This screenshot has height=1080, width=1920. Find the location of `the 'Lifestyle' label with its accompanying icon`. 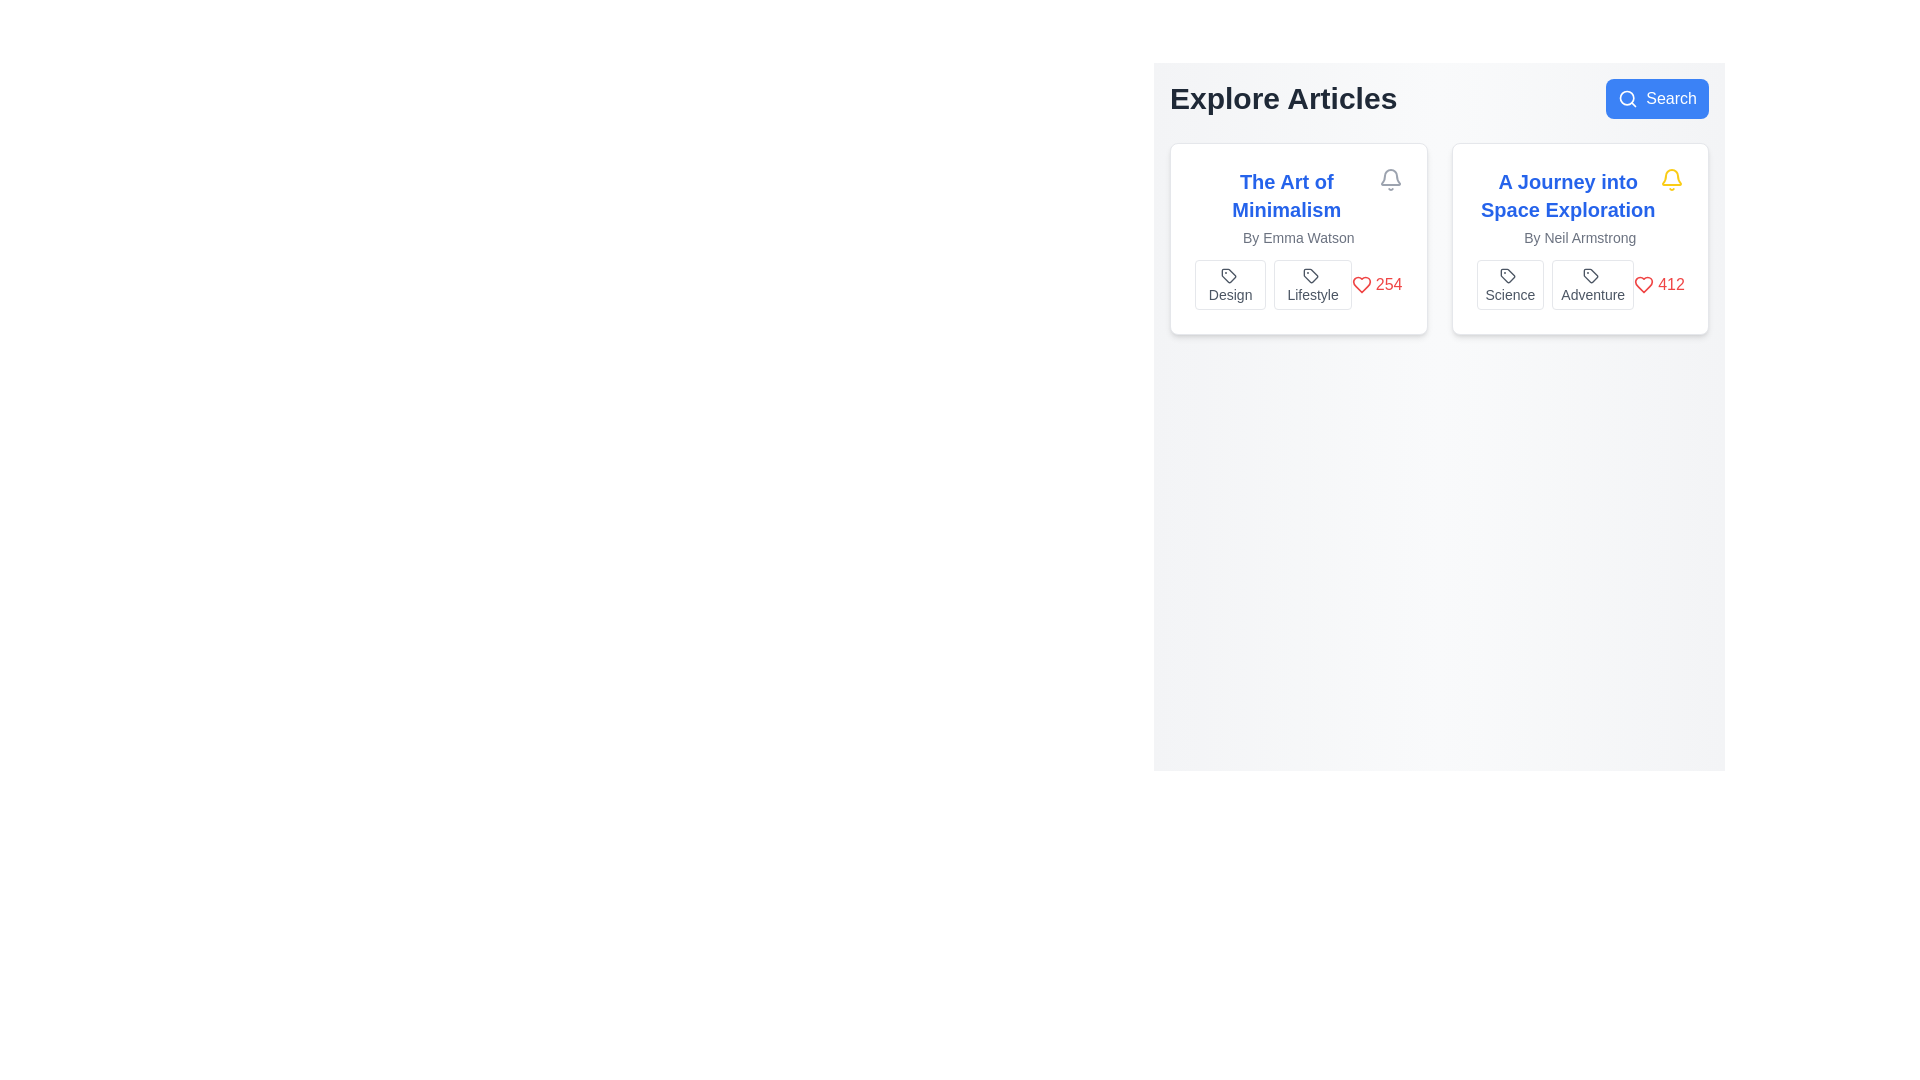

the 'Lifestyle' label with its accompanying icon is located at coordinates (1313, 285).